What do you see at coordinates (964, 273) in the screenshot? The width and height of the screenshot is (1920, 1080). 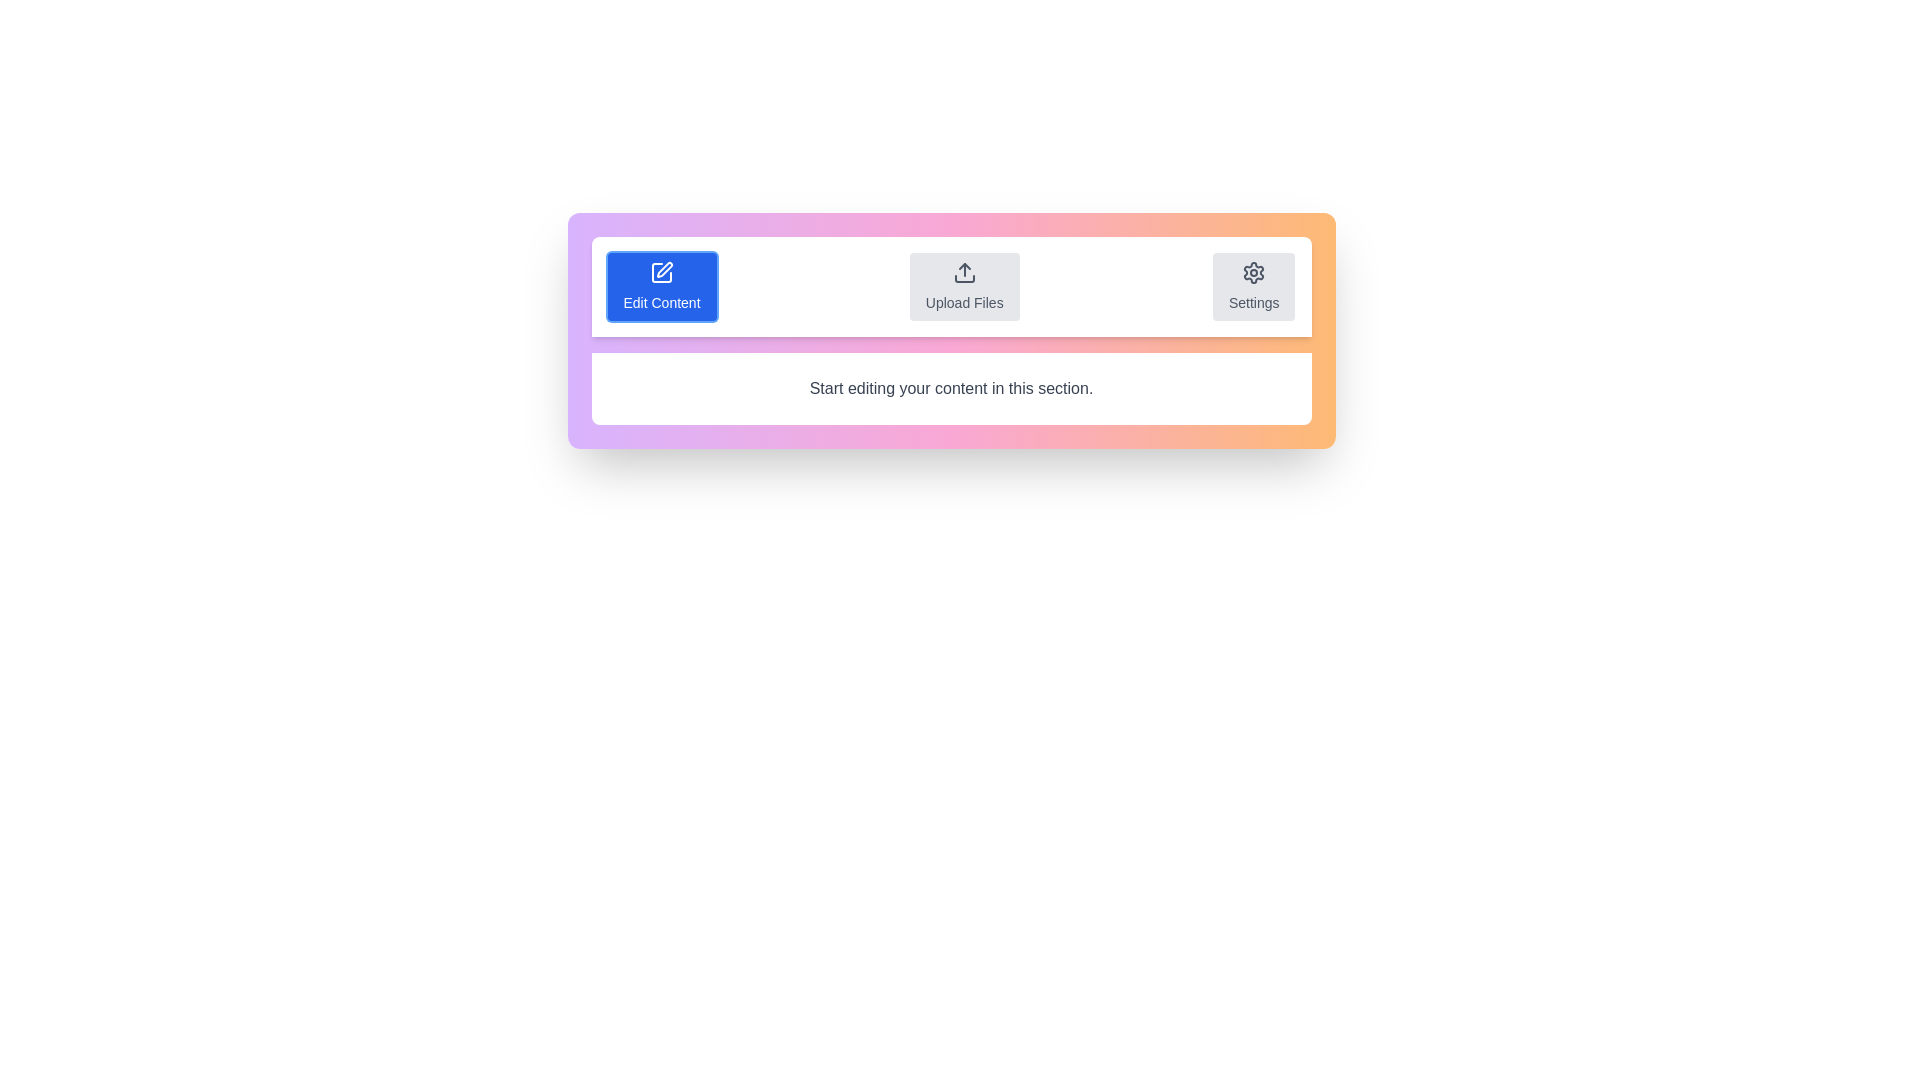 I see `the 'Upload Files' icon located centrally among the sibling blocks to initiate the file upload action` at bounding box center [964, 273].